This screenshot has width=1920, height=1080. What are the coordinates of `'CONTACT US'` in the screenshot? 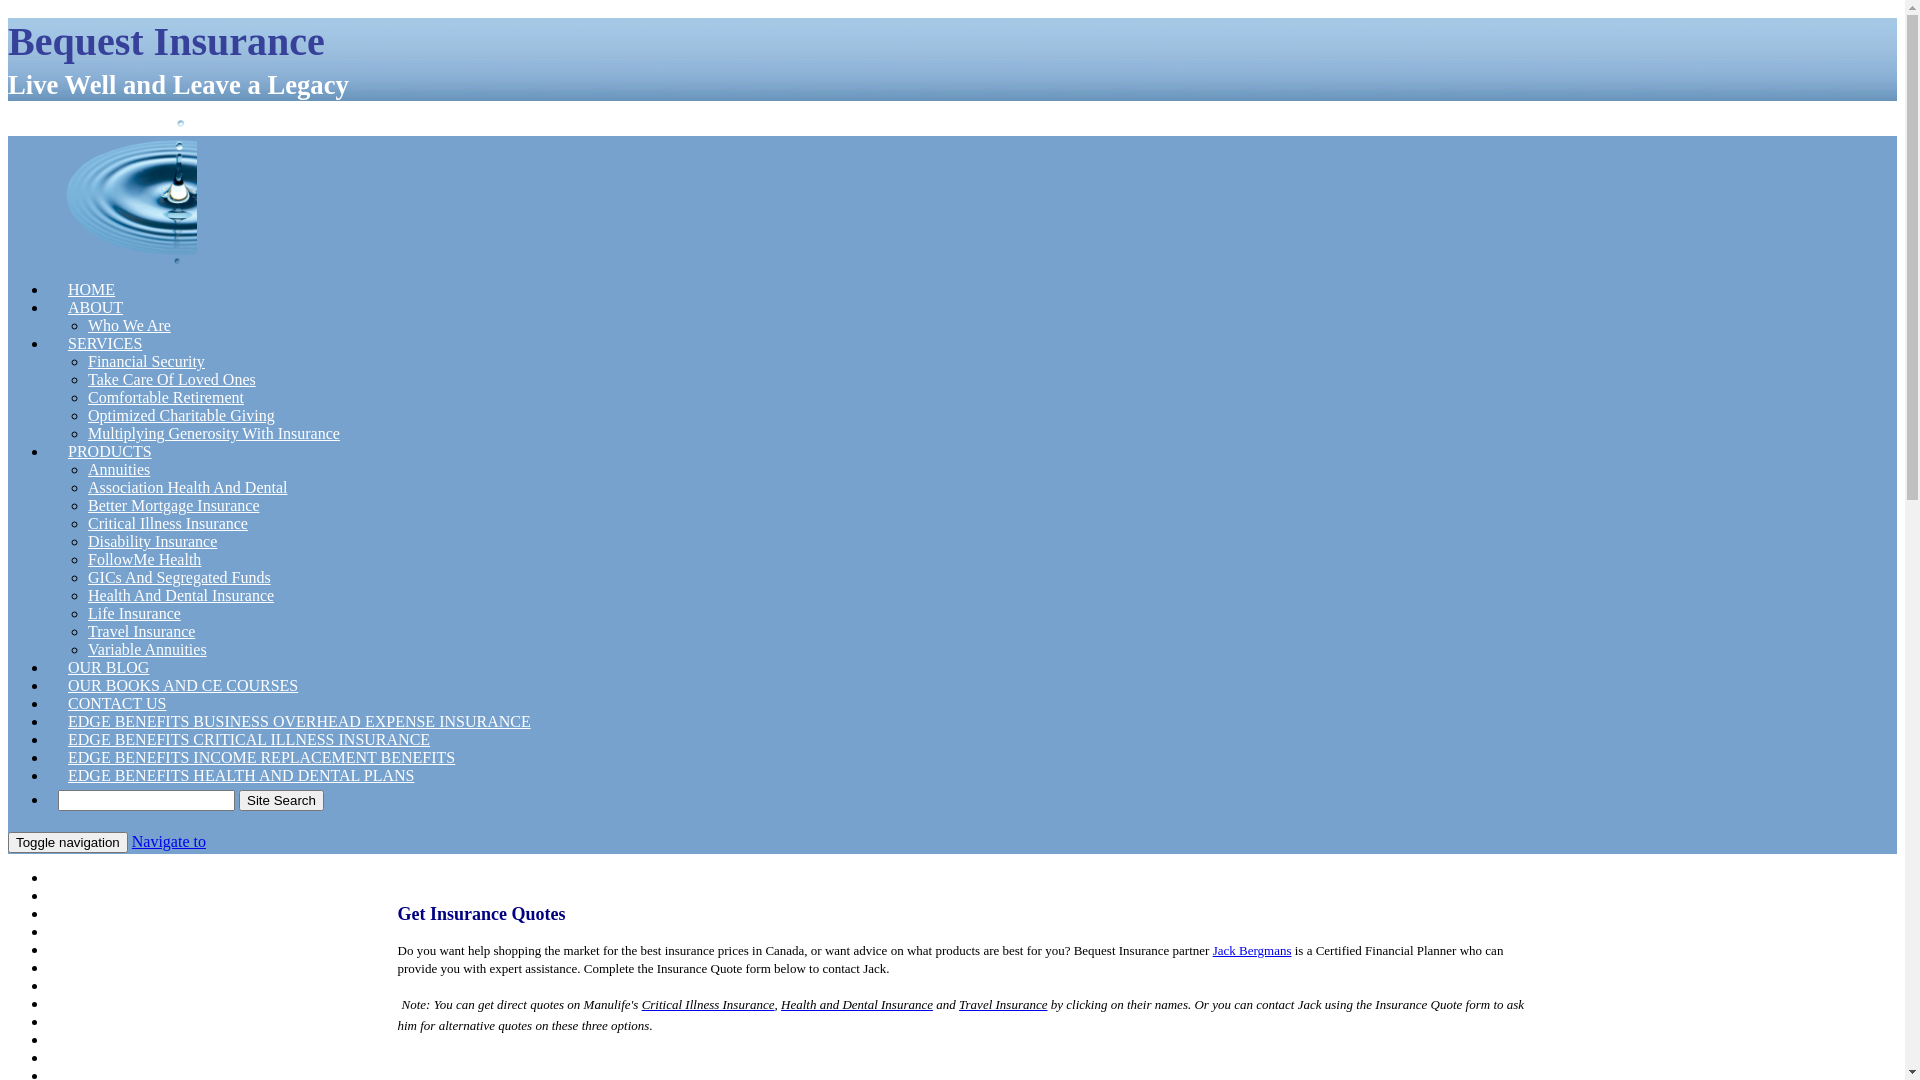 It's located at (115, 702).